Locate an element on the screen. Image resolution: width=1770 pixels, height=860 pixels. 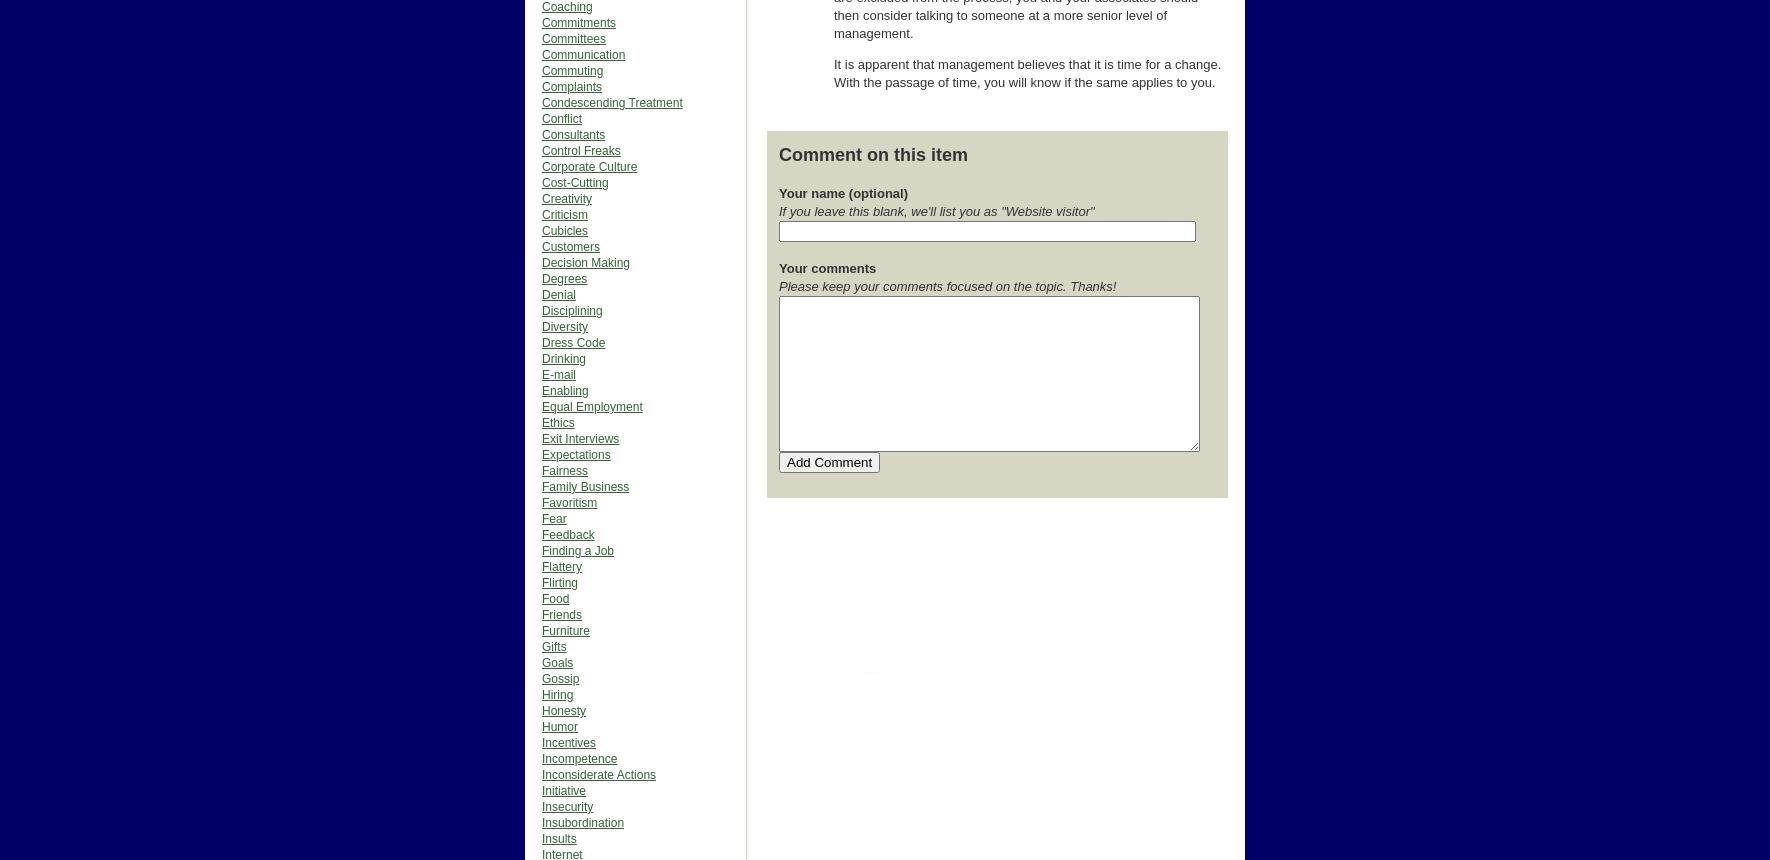
'Drinking' is located at coordinates (541, 358).